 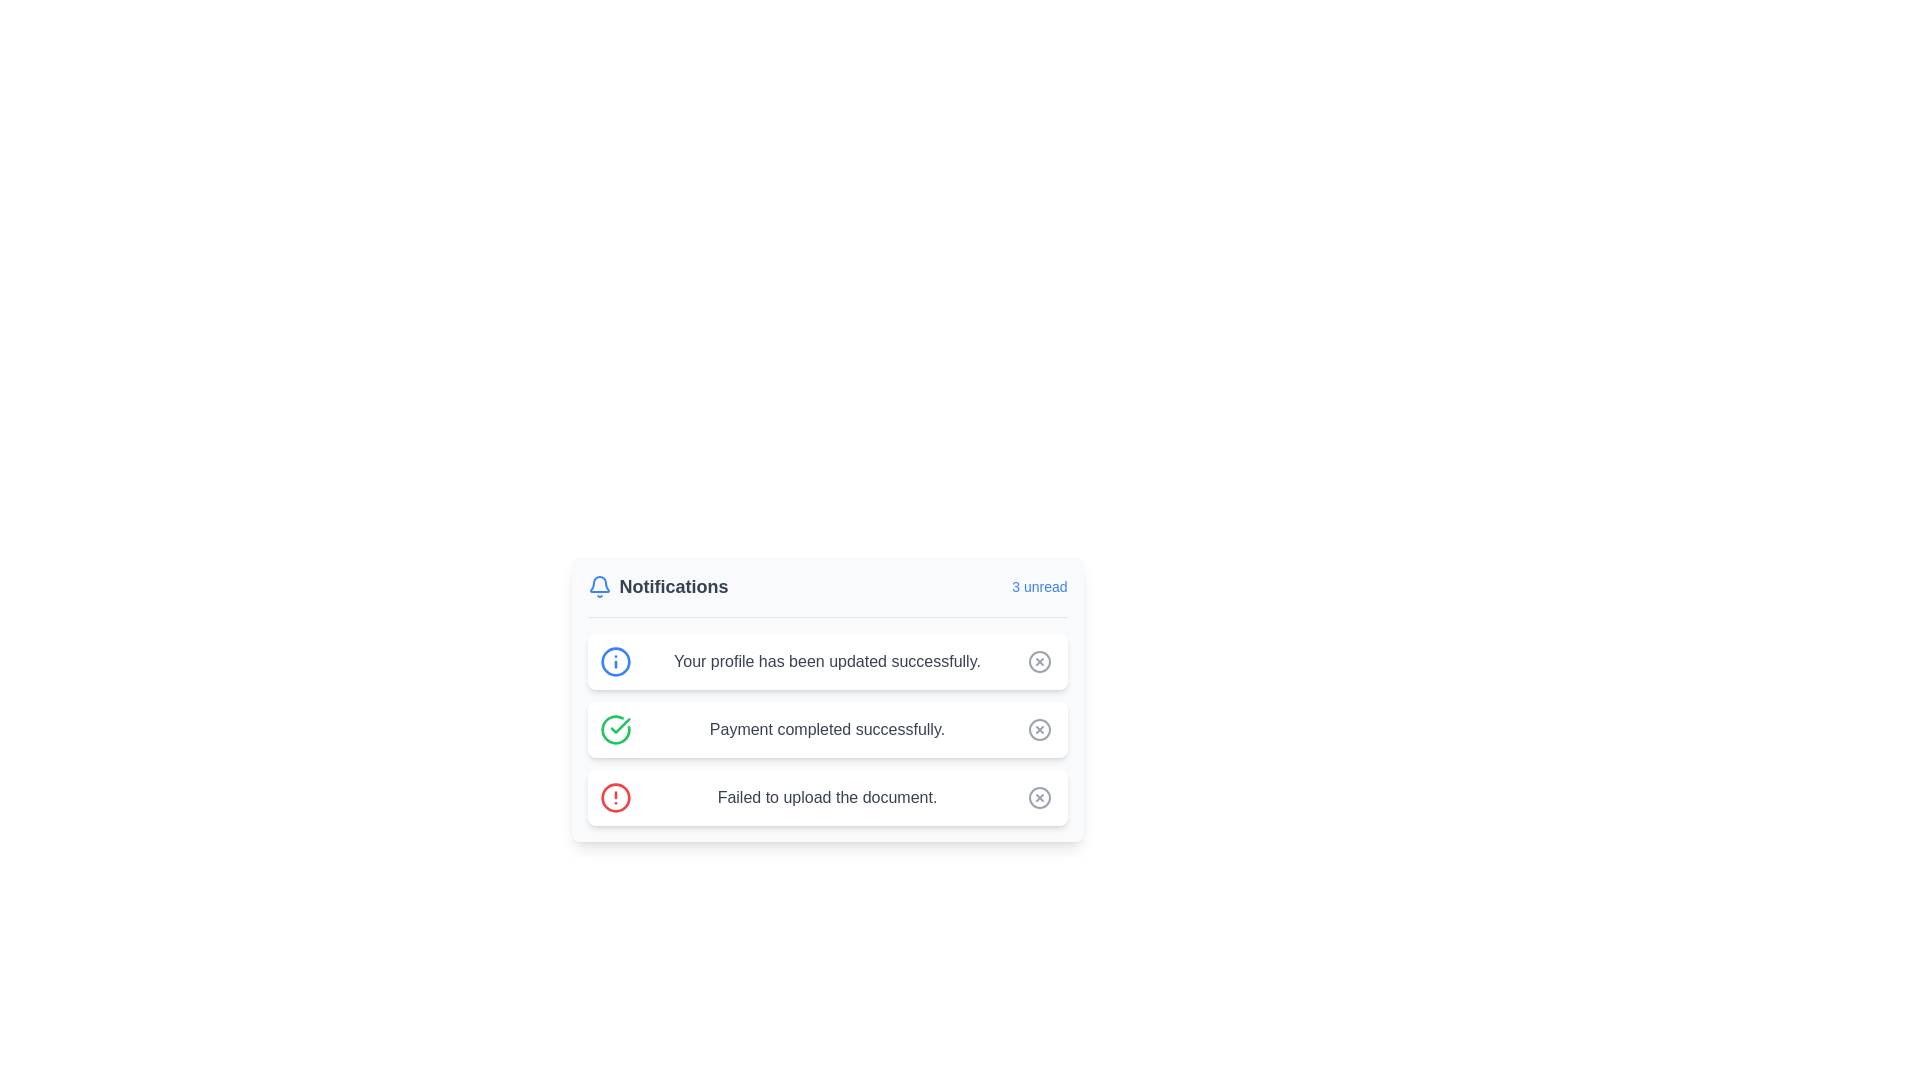 I want to click on the central circular part of the information icon, which is the first graphical element in the list of notification items, to draw attention to the associated notification about profile updates, so click(x=614, y=662).